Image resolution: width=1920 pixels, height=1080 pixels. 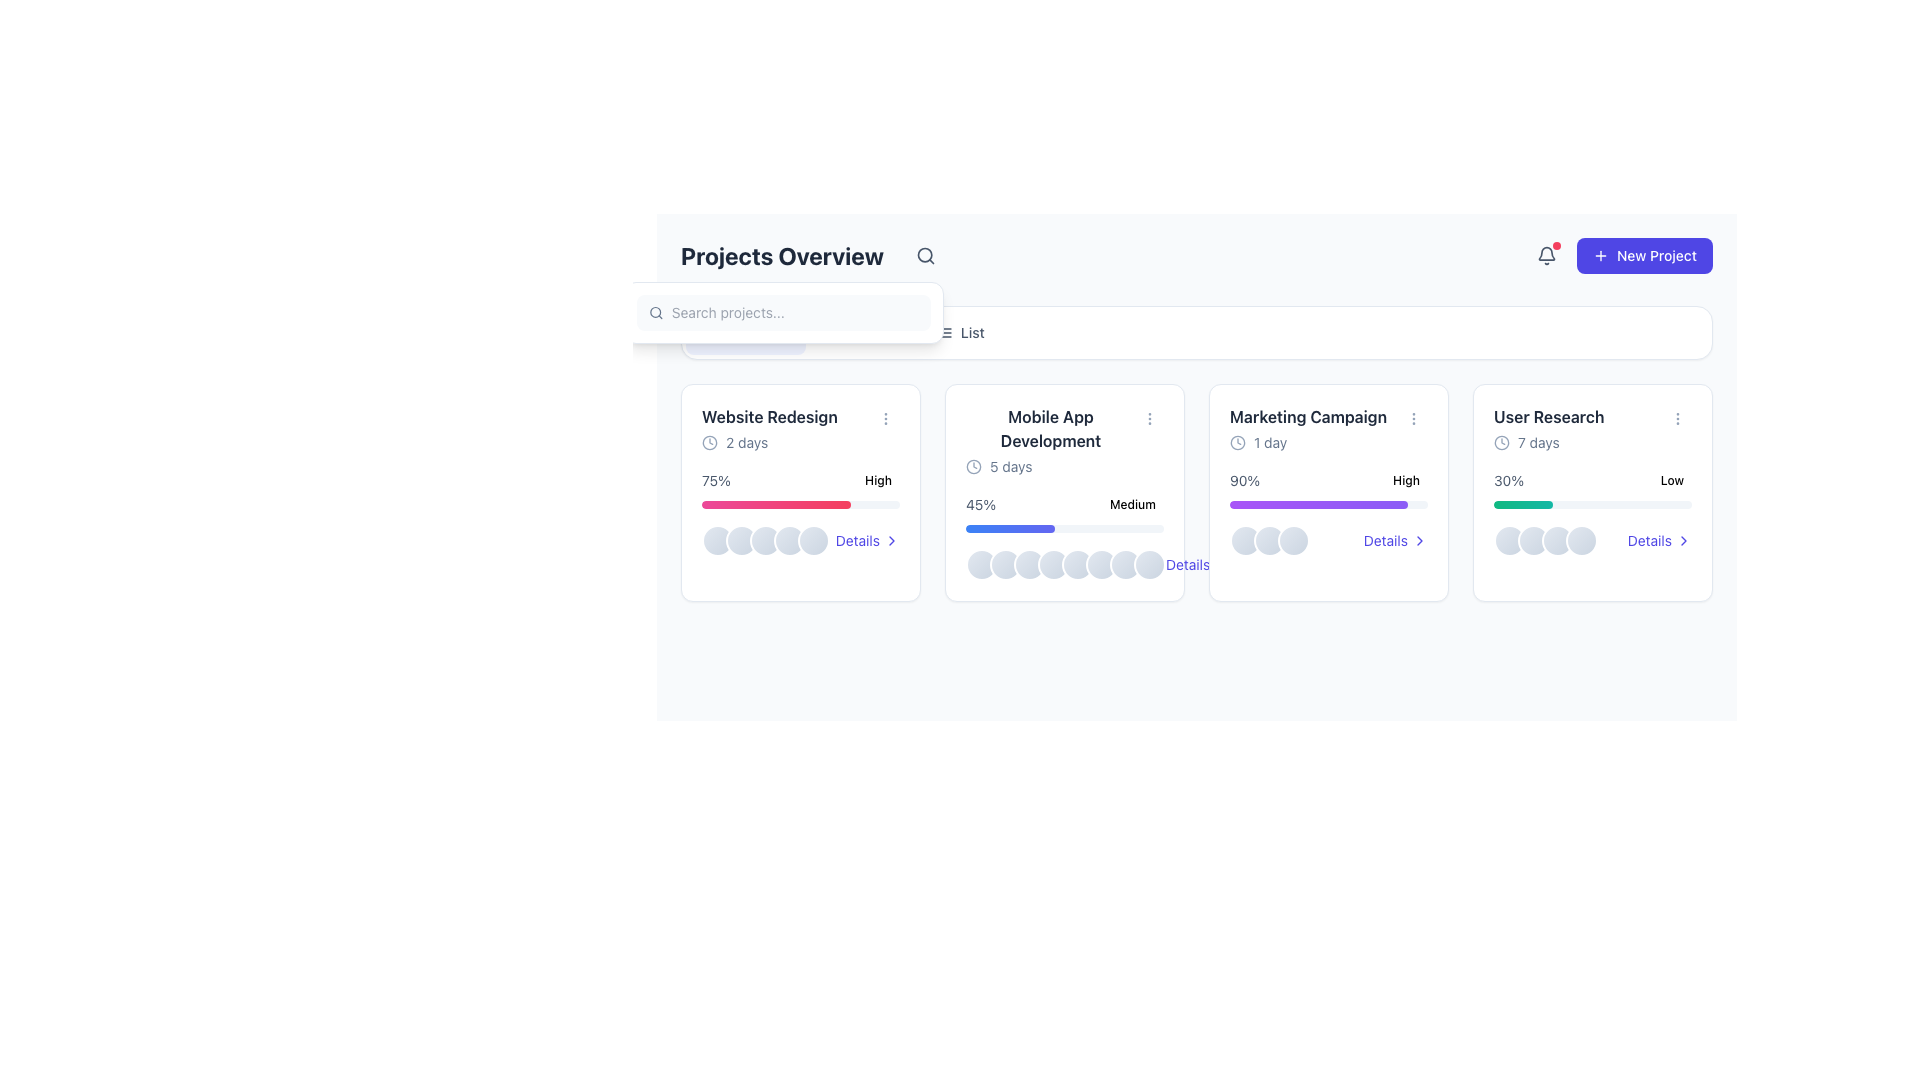 What do you see at coordinates (1308, 415) in the screenshot?
I see `the title label of the 'Marketing Campaign' project card, which is located at the top of the third card from the left in a horizontally aligned row` at bounding box center [1308, 415].